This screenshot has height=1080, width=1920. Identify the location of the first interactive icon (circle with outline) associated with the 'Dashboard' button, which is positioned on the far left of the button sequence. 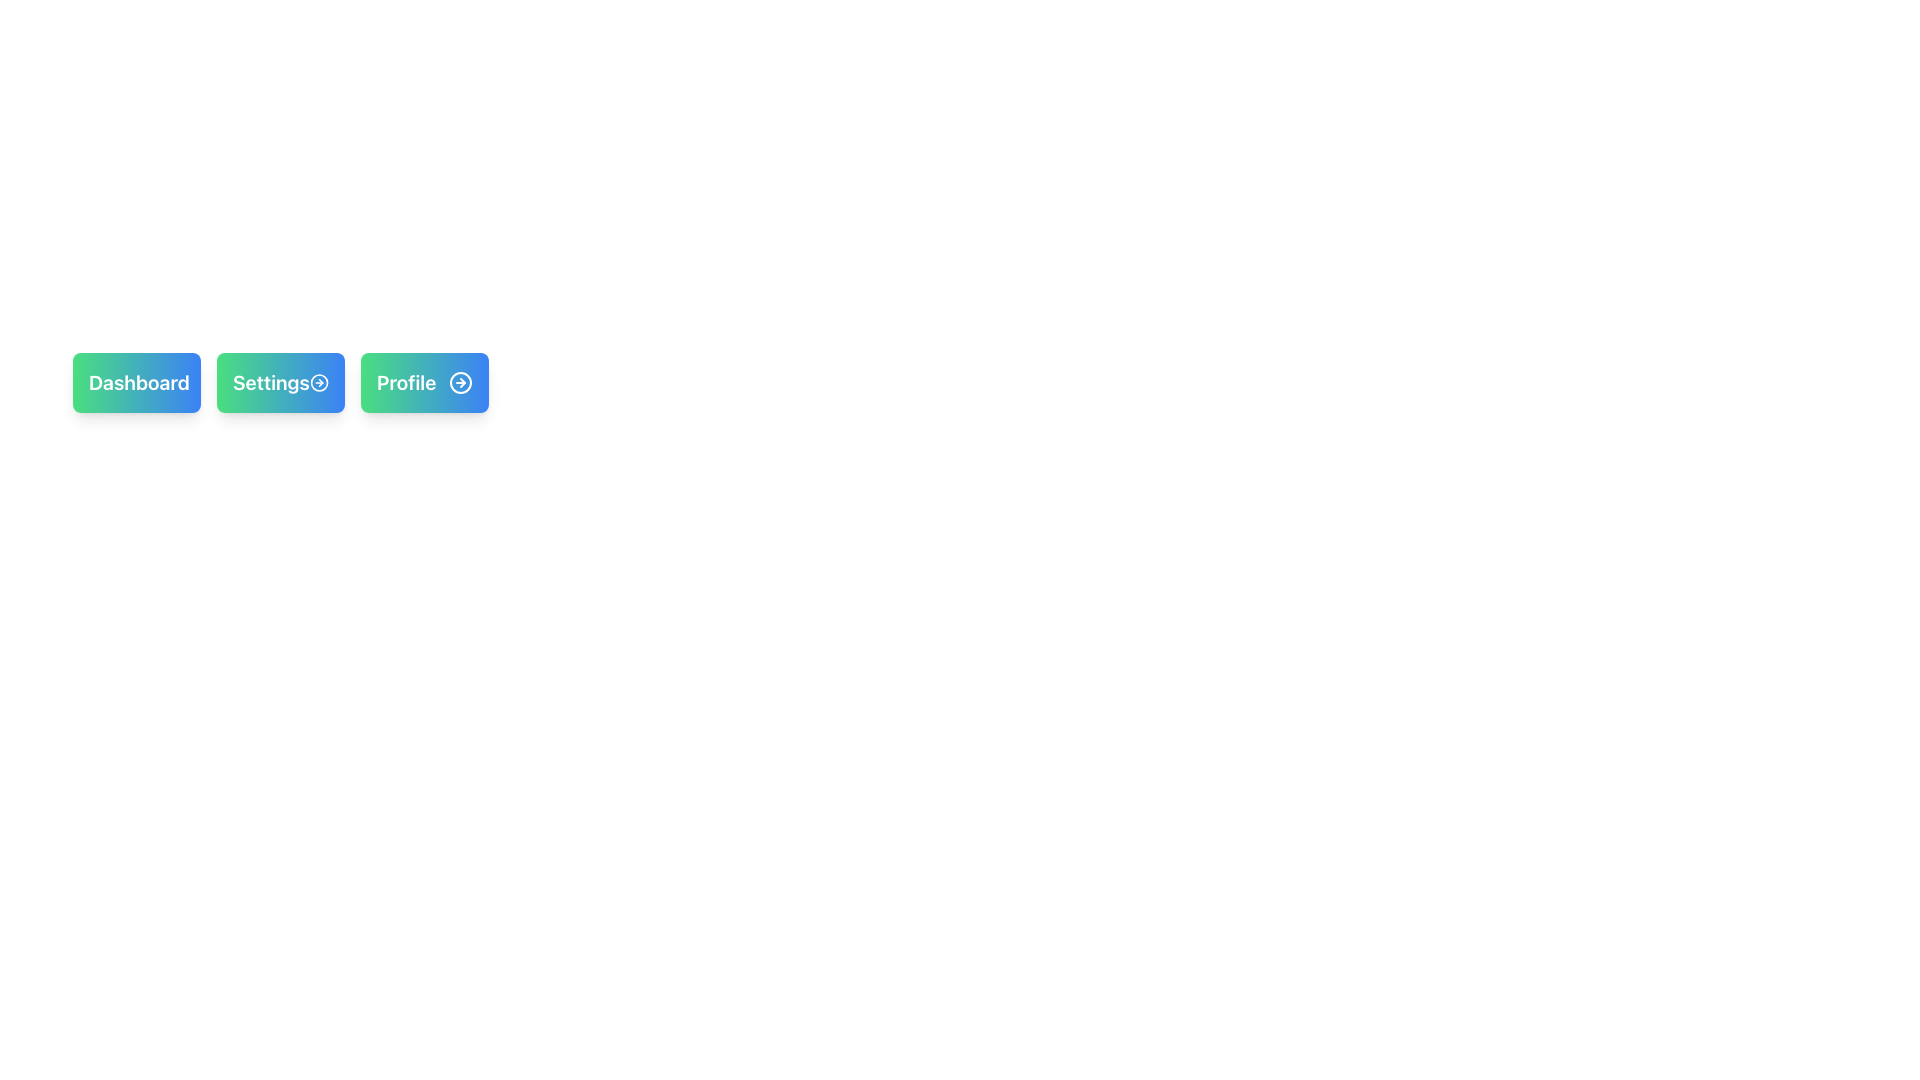
(201, 382).